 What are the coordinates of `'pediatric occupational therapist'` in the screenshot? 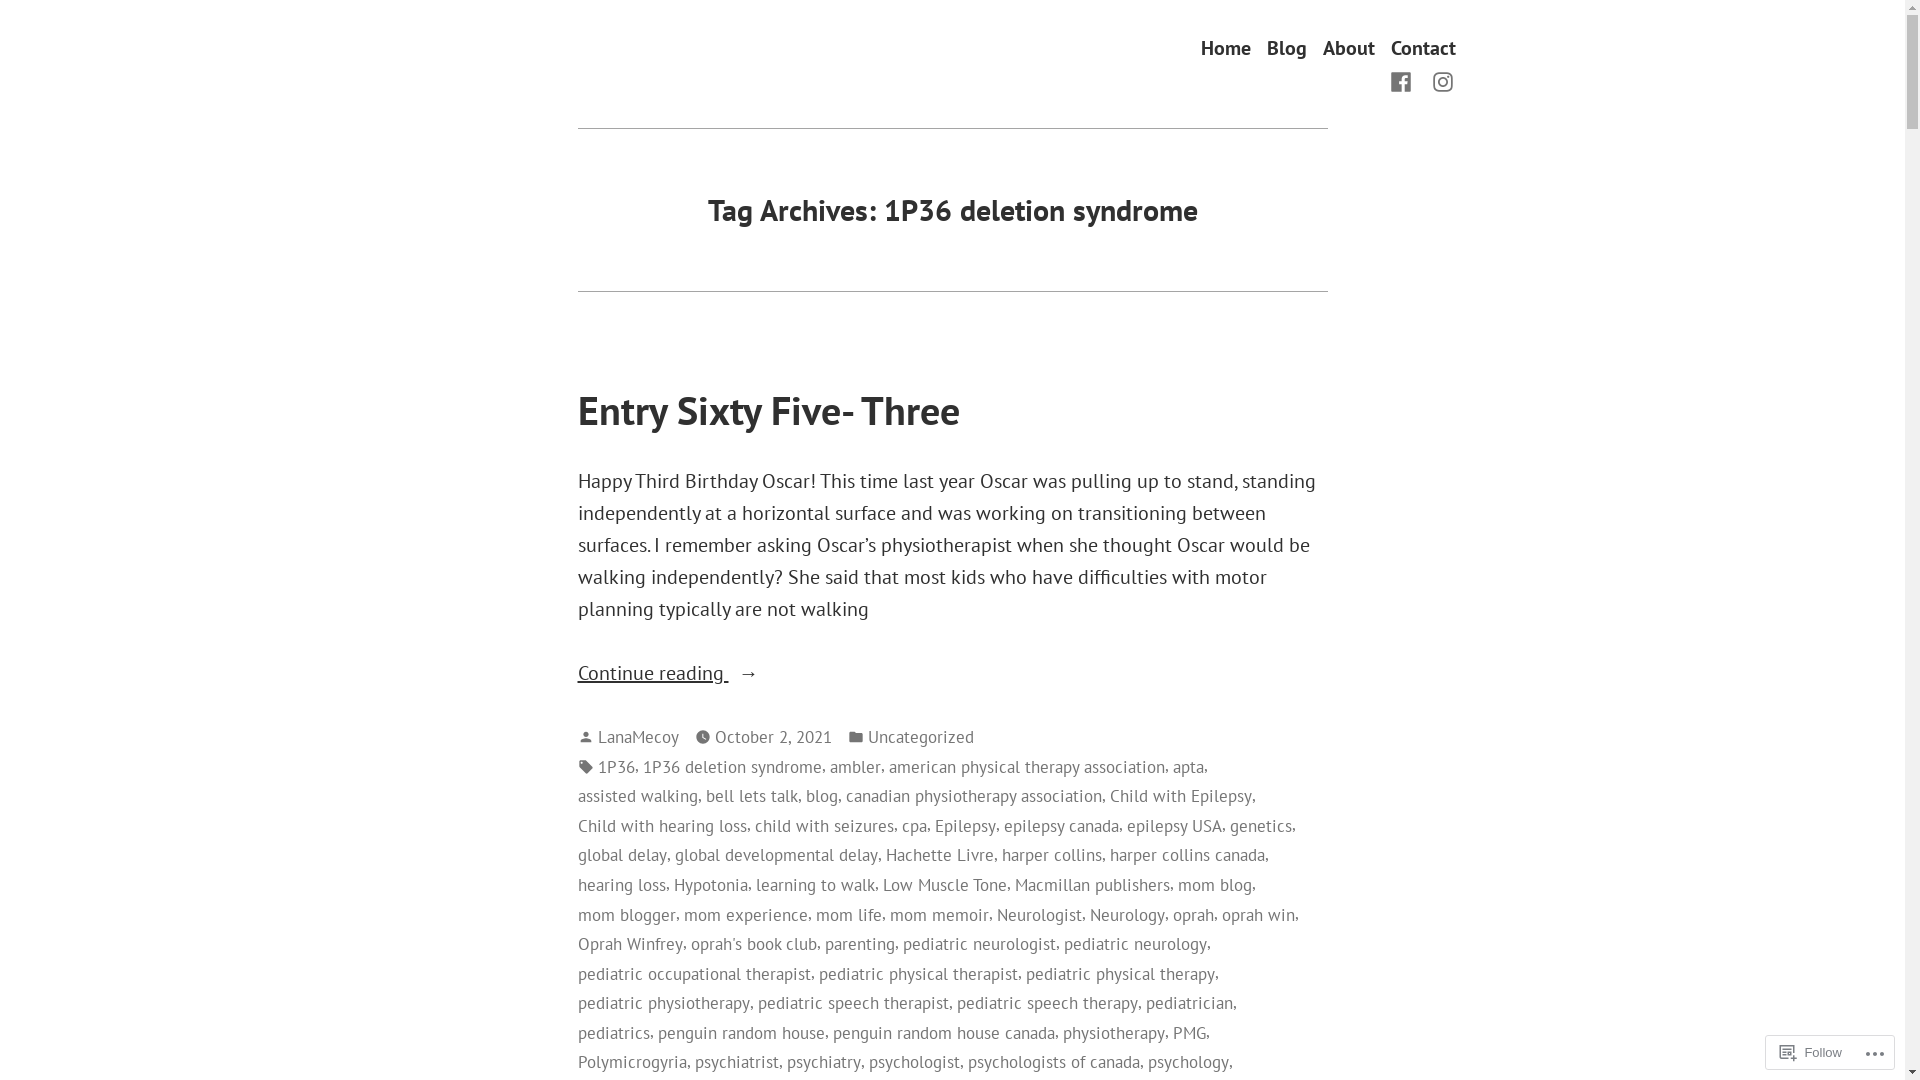 It's located at (694, 973).